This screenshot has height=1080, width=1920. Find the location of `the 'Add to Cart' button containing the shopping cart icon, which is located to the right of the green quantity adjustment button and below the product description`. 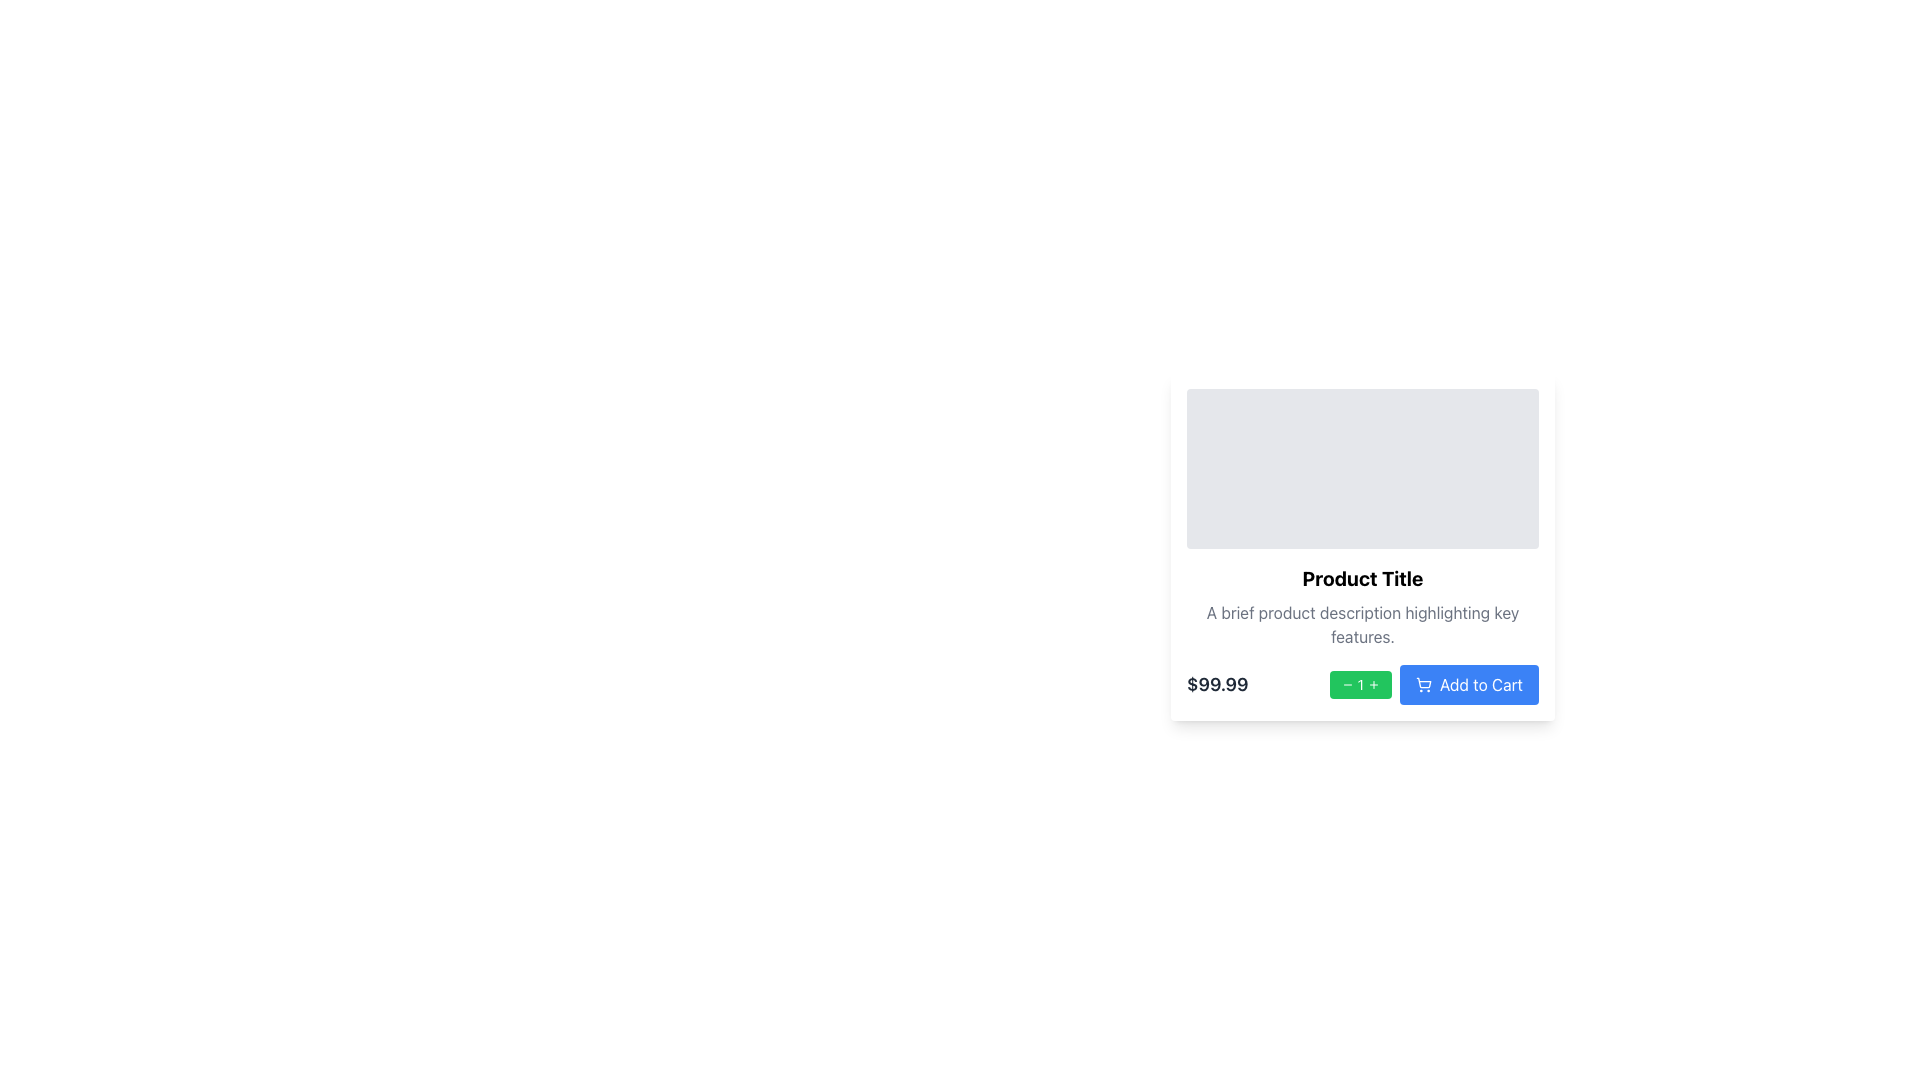

the 'Add to Cart' button containing the shopping cart icon, which is located to the right of the green quantity adjustment button and below the product description is located at coordinates (1423, 681).